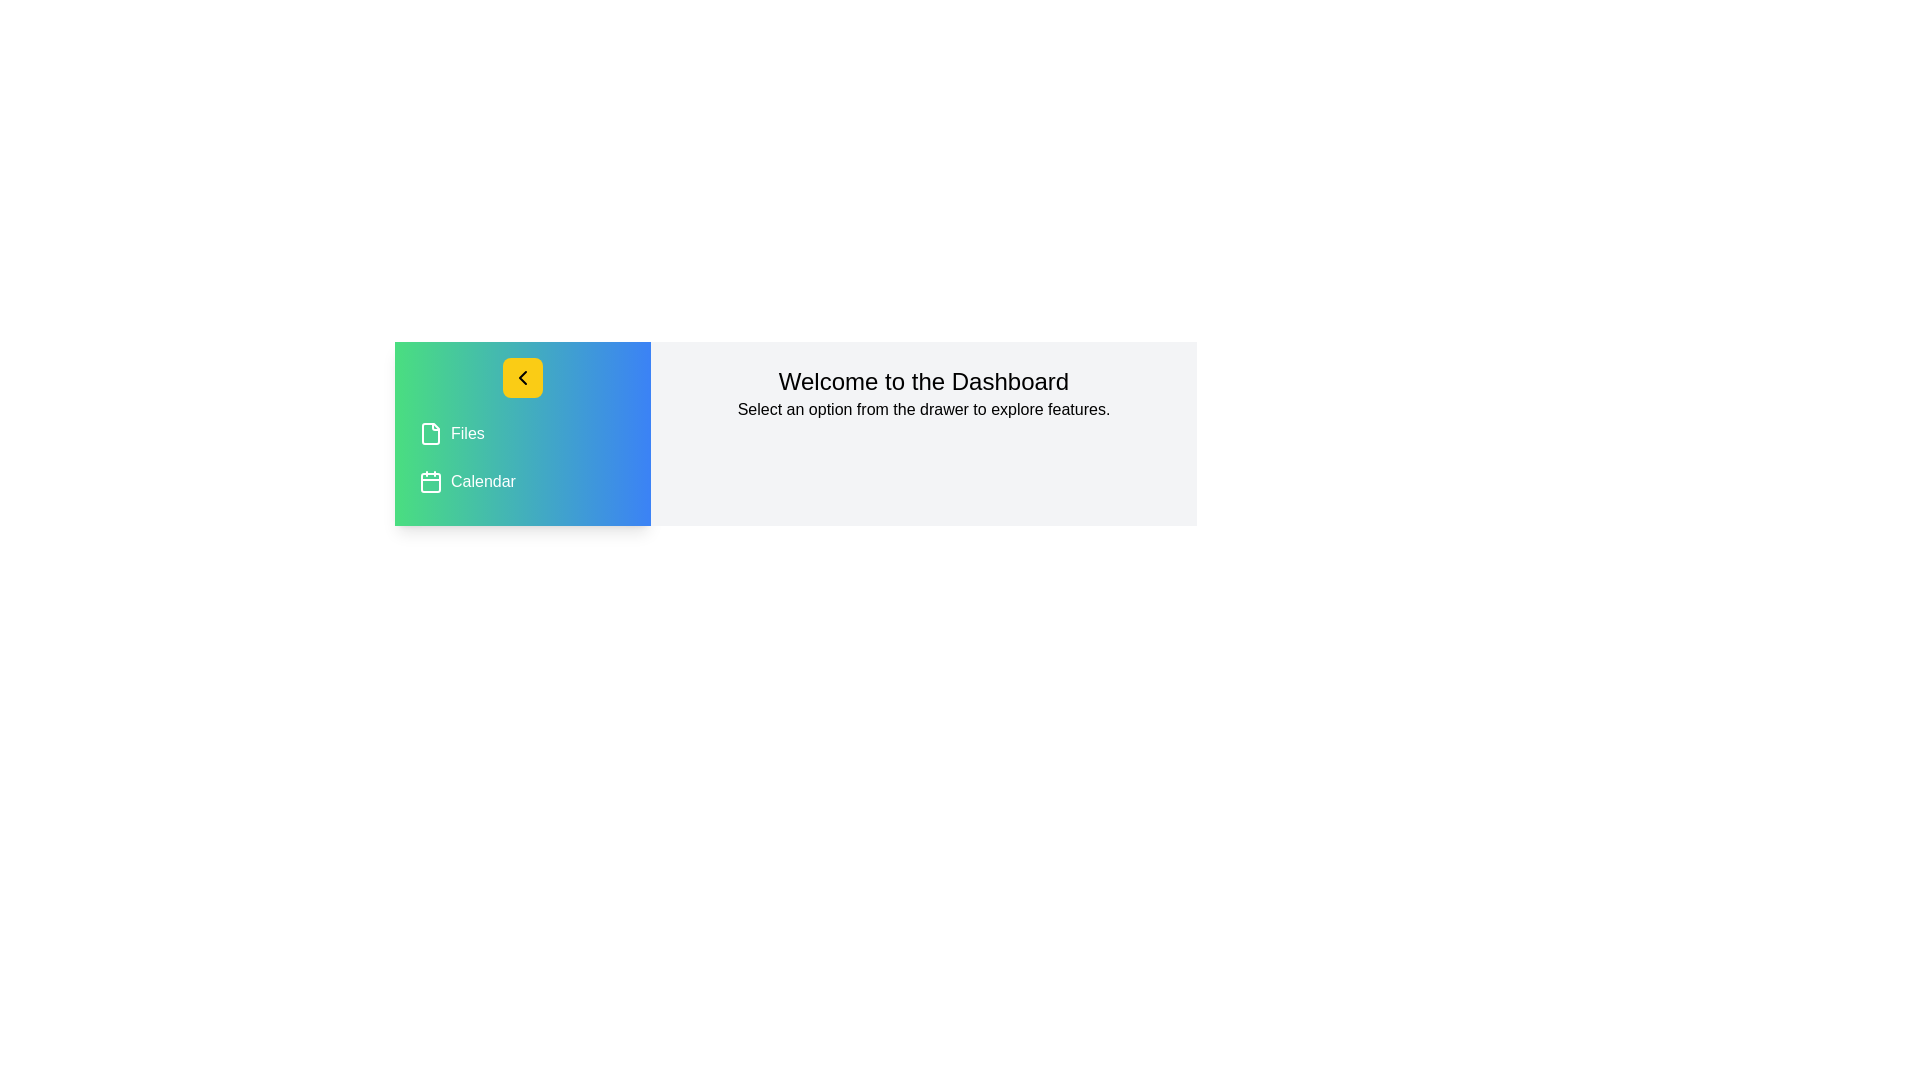 The height and width of the screenshot is (1080, 1920). What do you see at coordinates (523, 482) in the screenshot?
I see `the menu item Calendar to observe the hover effect` at bounding box center [523, 482].